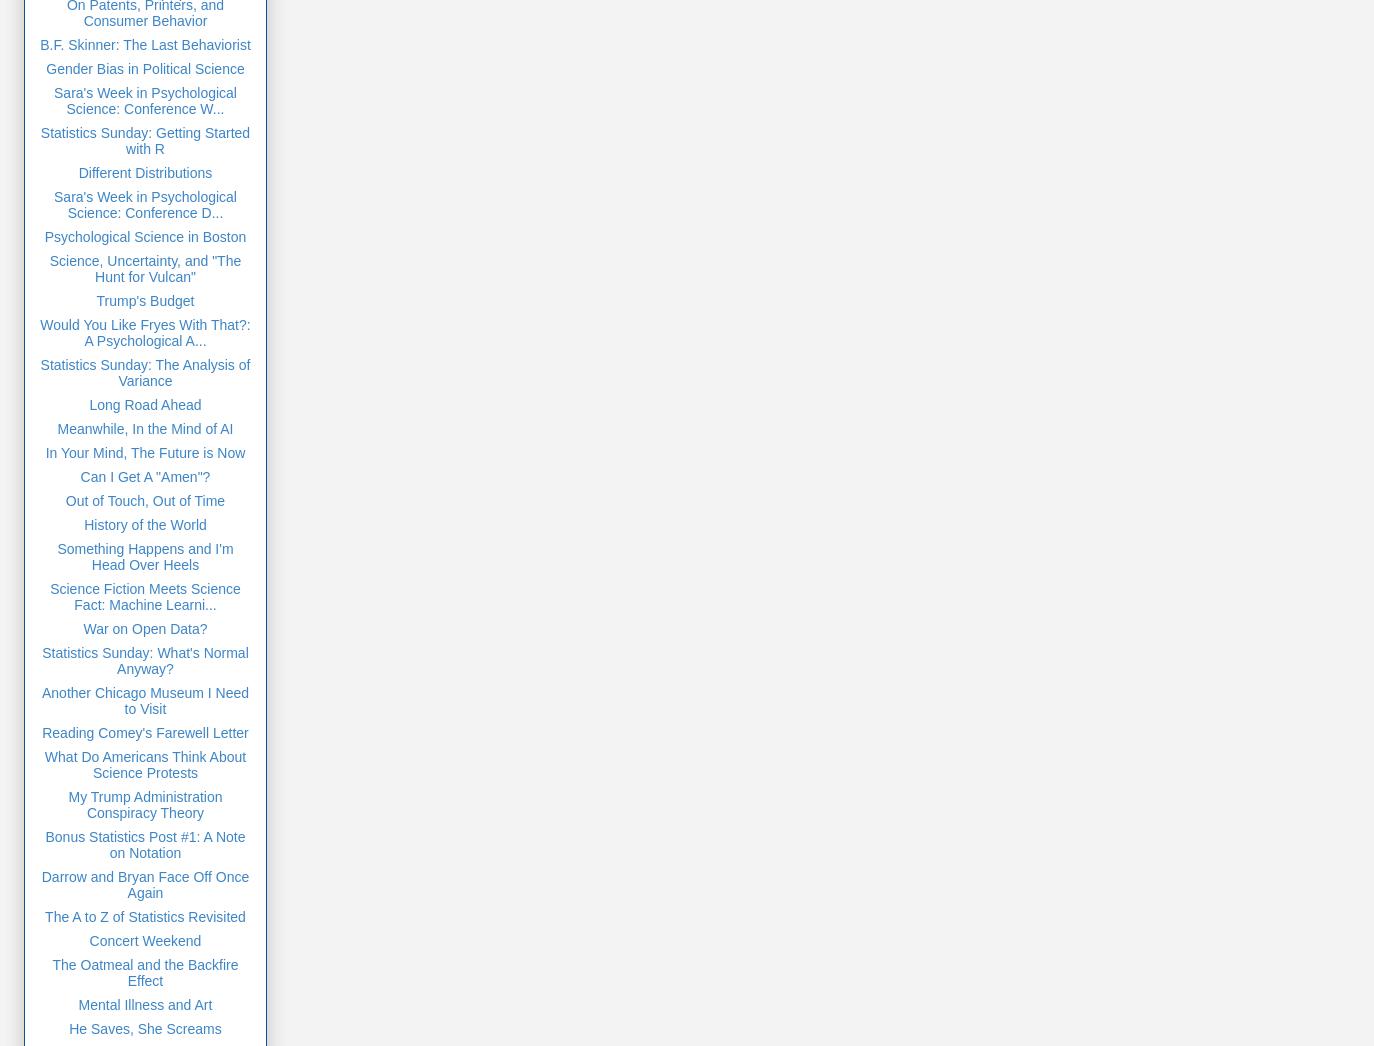  I want to click on 'Bonus Statistics Post #1: A Note on Notation', so click(143, 843).